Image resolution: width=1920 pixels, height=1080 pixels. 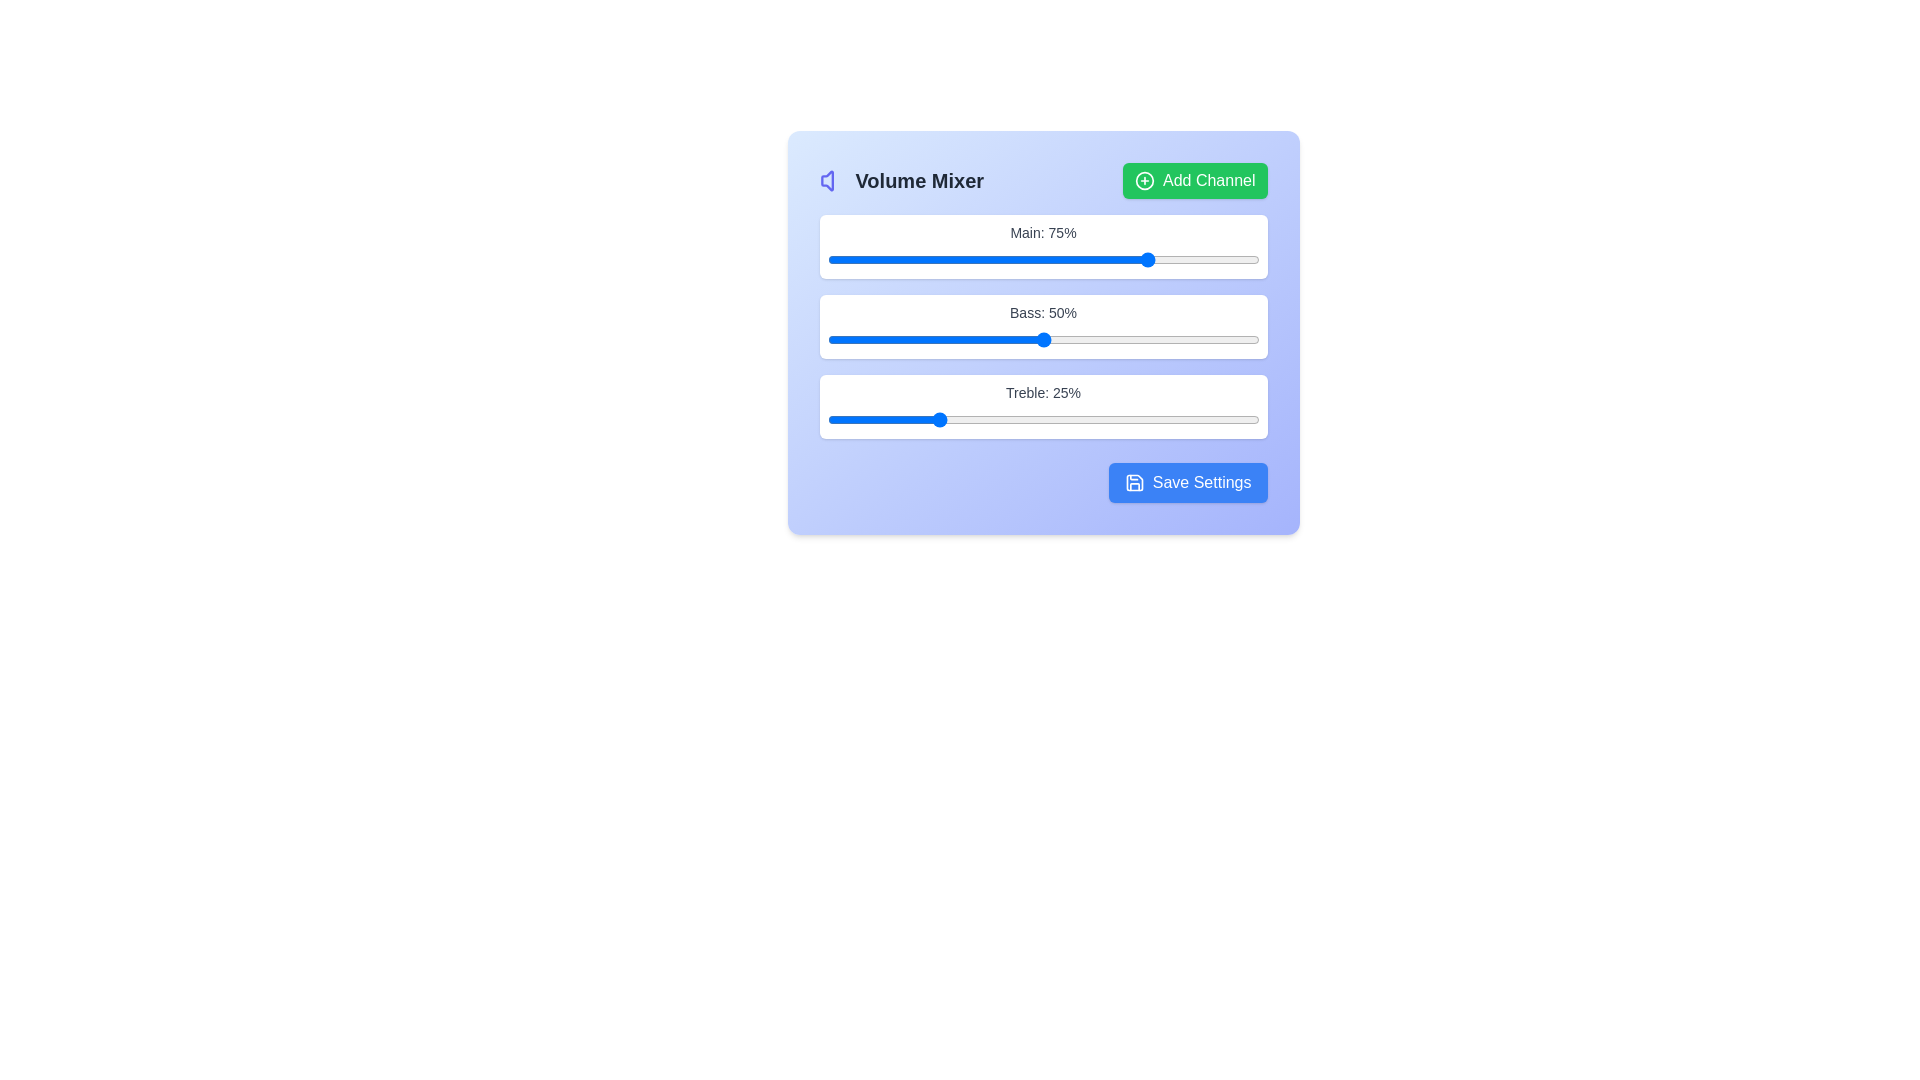 What do you see at coordinates (1199, 419) in the screenshot?
I see `treble` at bounding box center [1199, 419].